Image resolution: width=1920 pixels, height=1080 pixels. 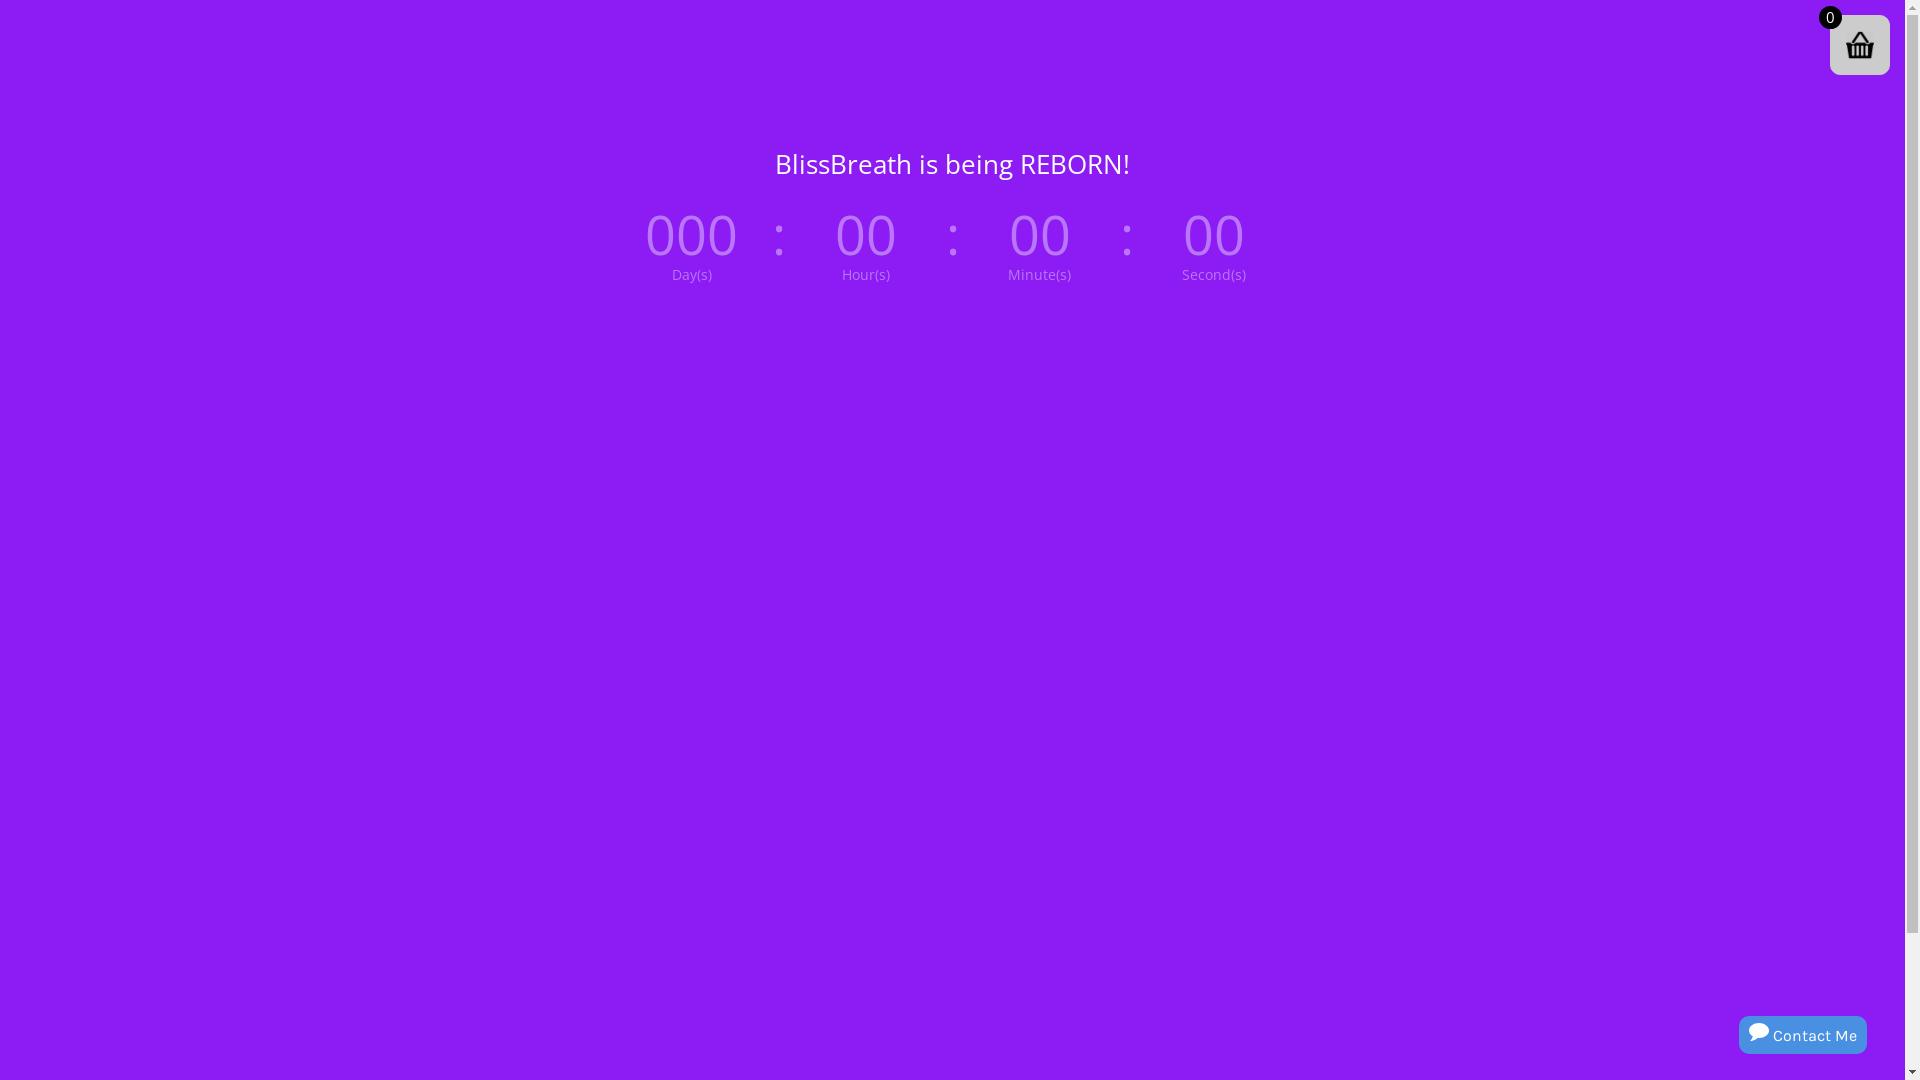 What do you see at coordinates (1803, 1035) in the screenshot?
I see `'Contact Me'` at bounding box center [1803, 1035].